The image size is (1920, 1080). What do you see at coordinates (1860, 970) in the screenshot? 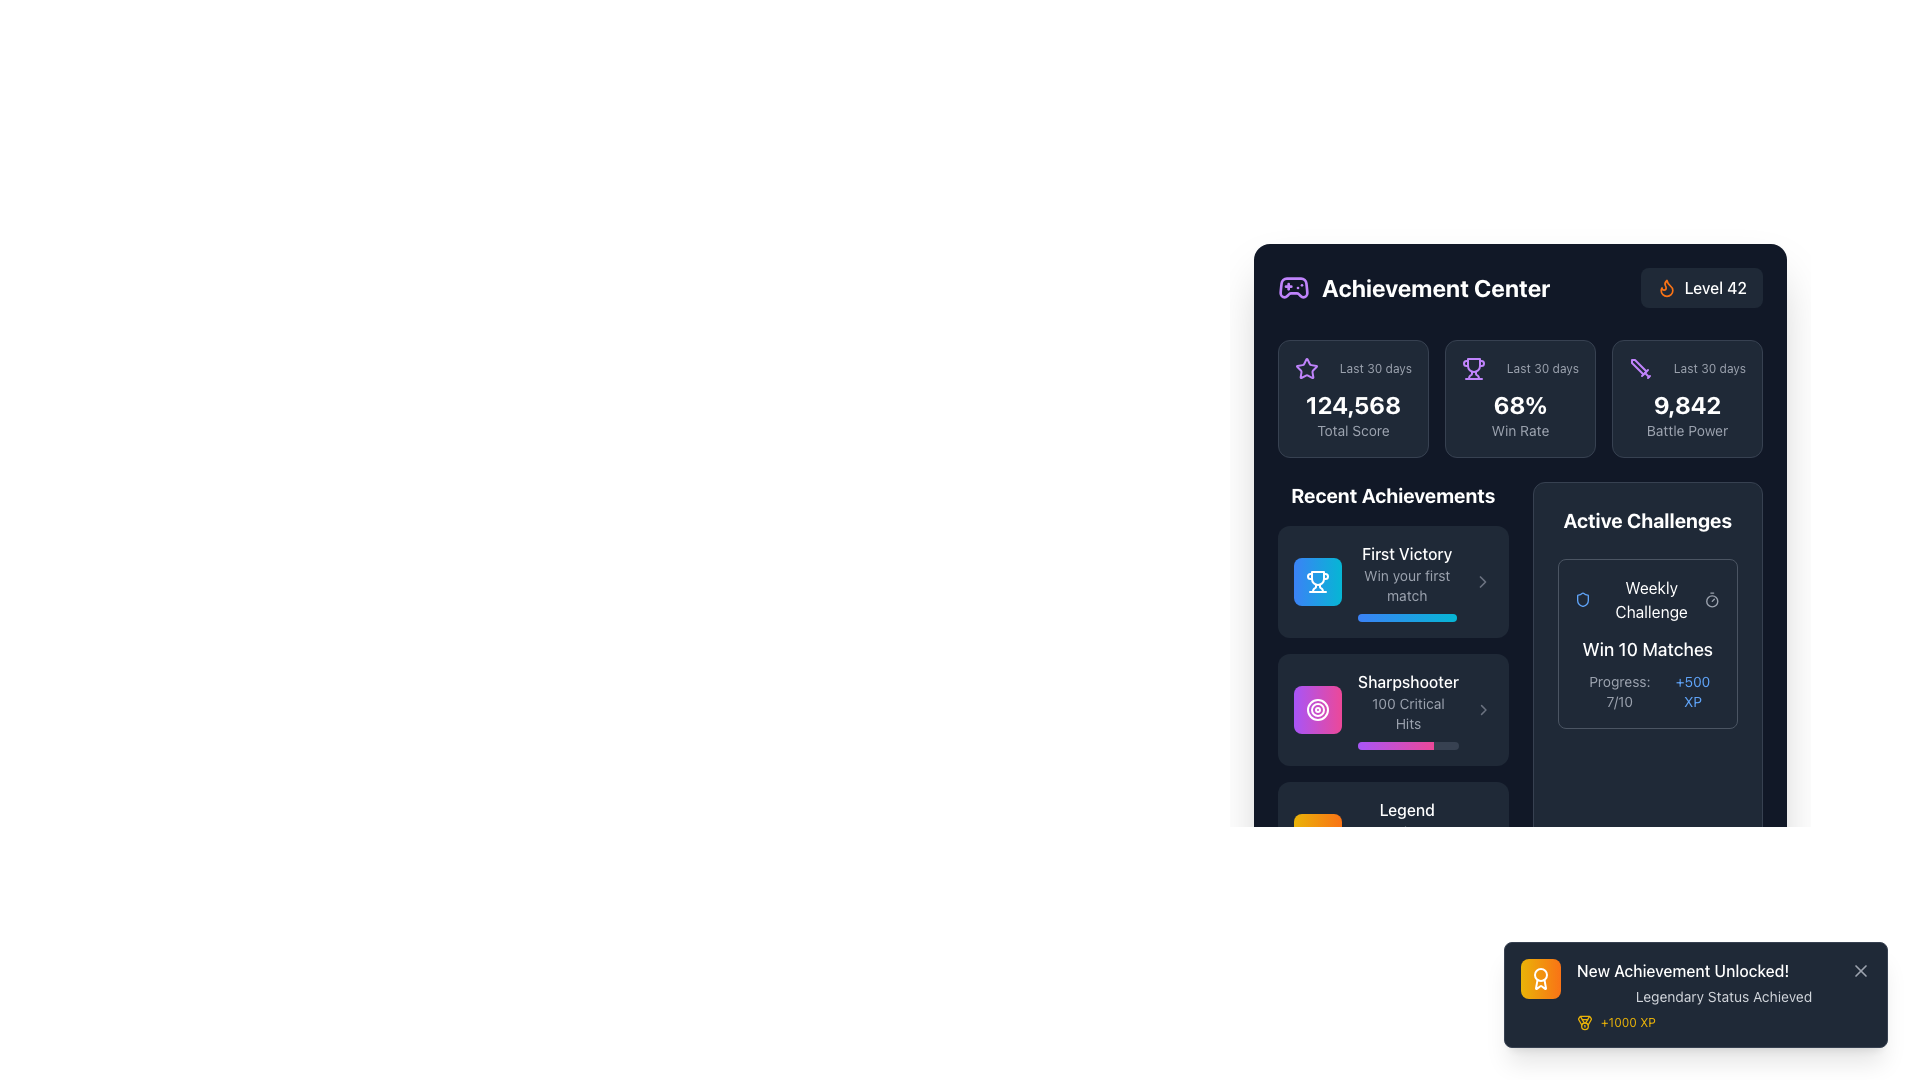
I see `the Close icon, which resembles an 'X' mark composed of two diagonal lines, located in the right-hand corner of the notification component` at bounding box center [1860, 970].